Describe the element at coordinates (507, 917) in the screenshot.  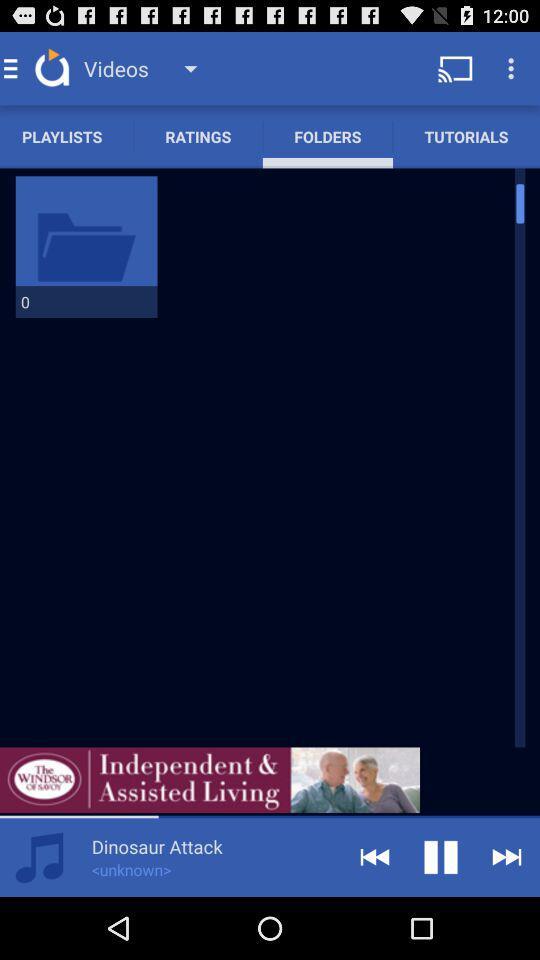
I see `the skip_next icon` at that location.